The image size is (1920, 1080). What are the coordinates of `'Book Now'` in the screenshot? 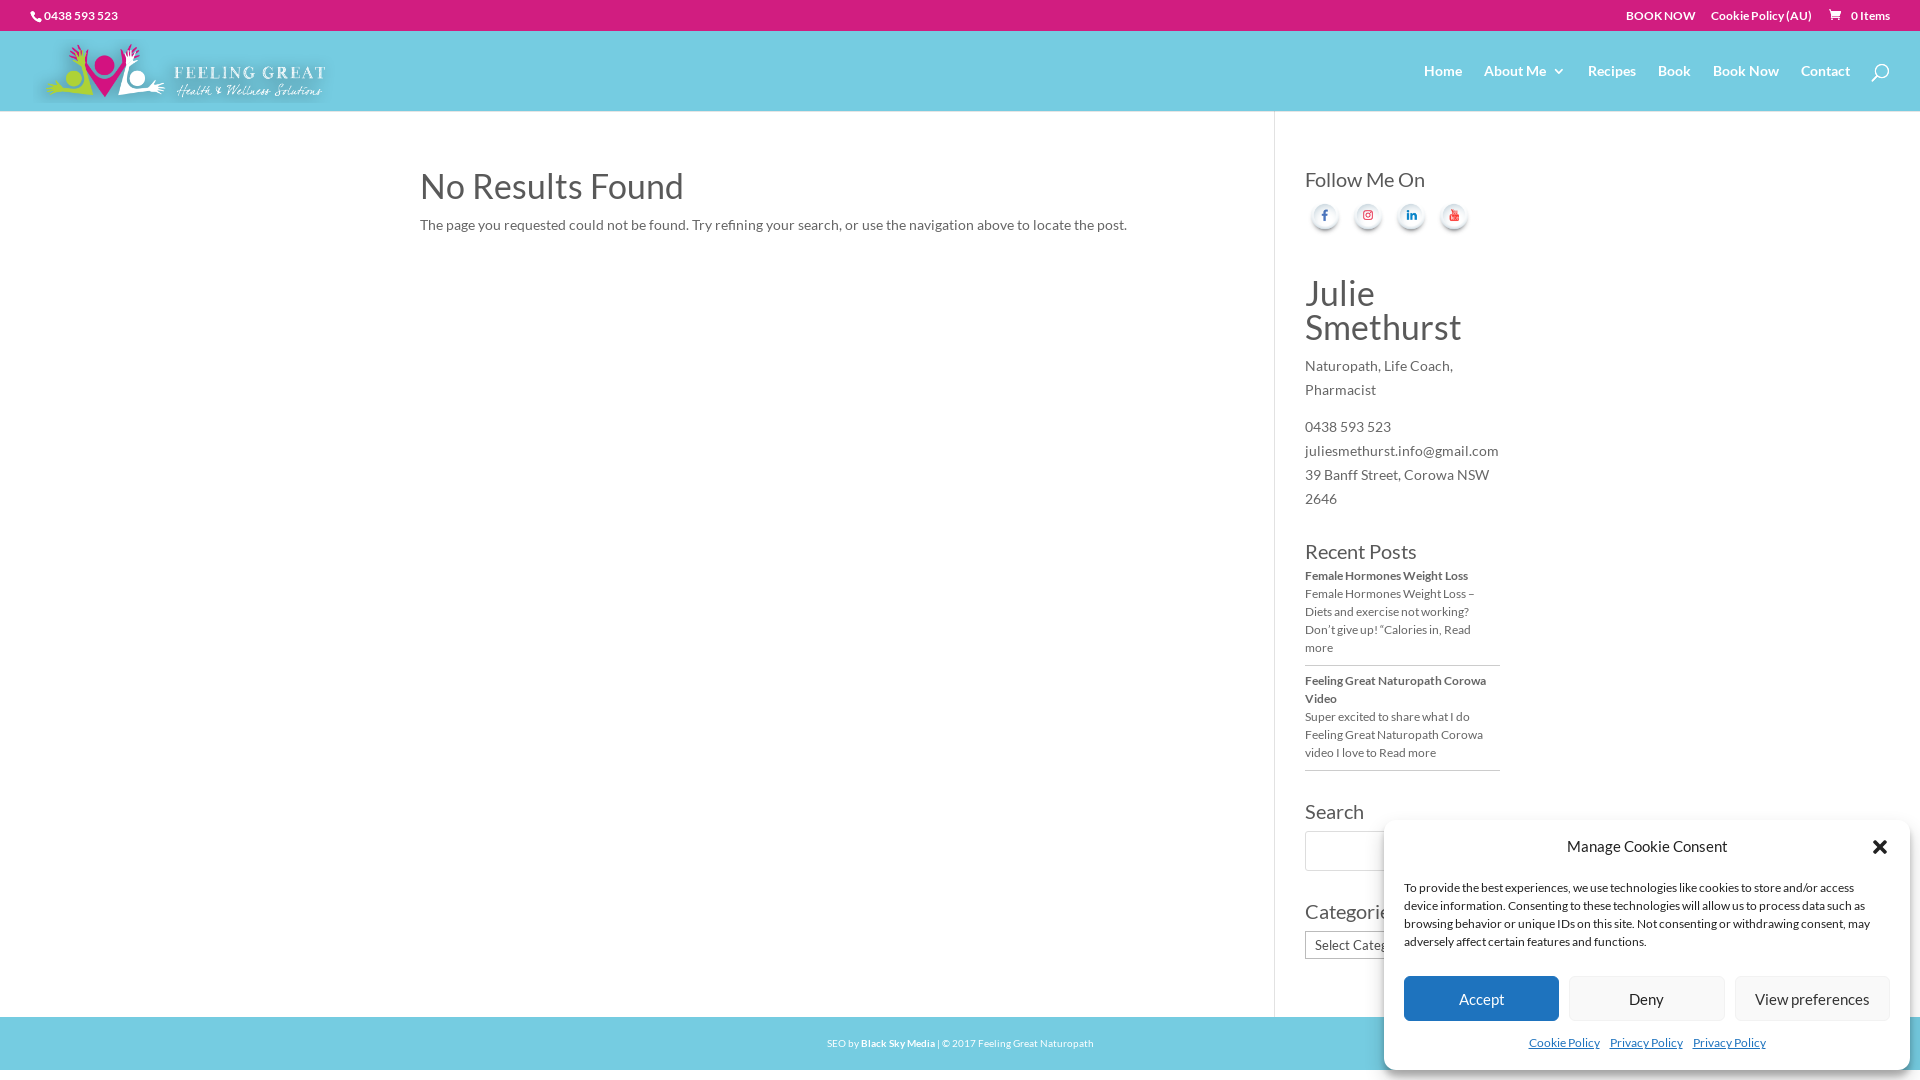 It's located at (1745, 86).